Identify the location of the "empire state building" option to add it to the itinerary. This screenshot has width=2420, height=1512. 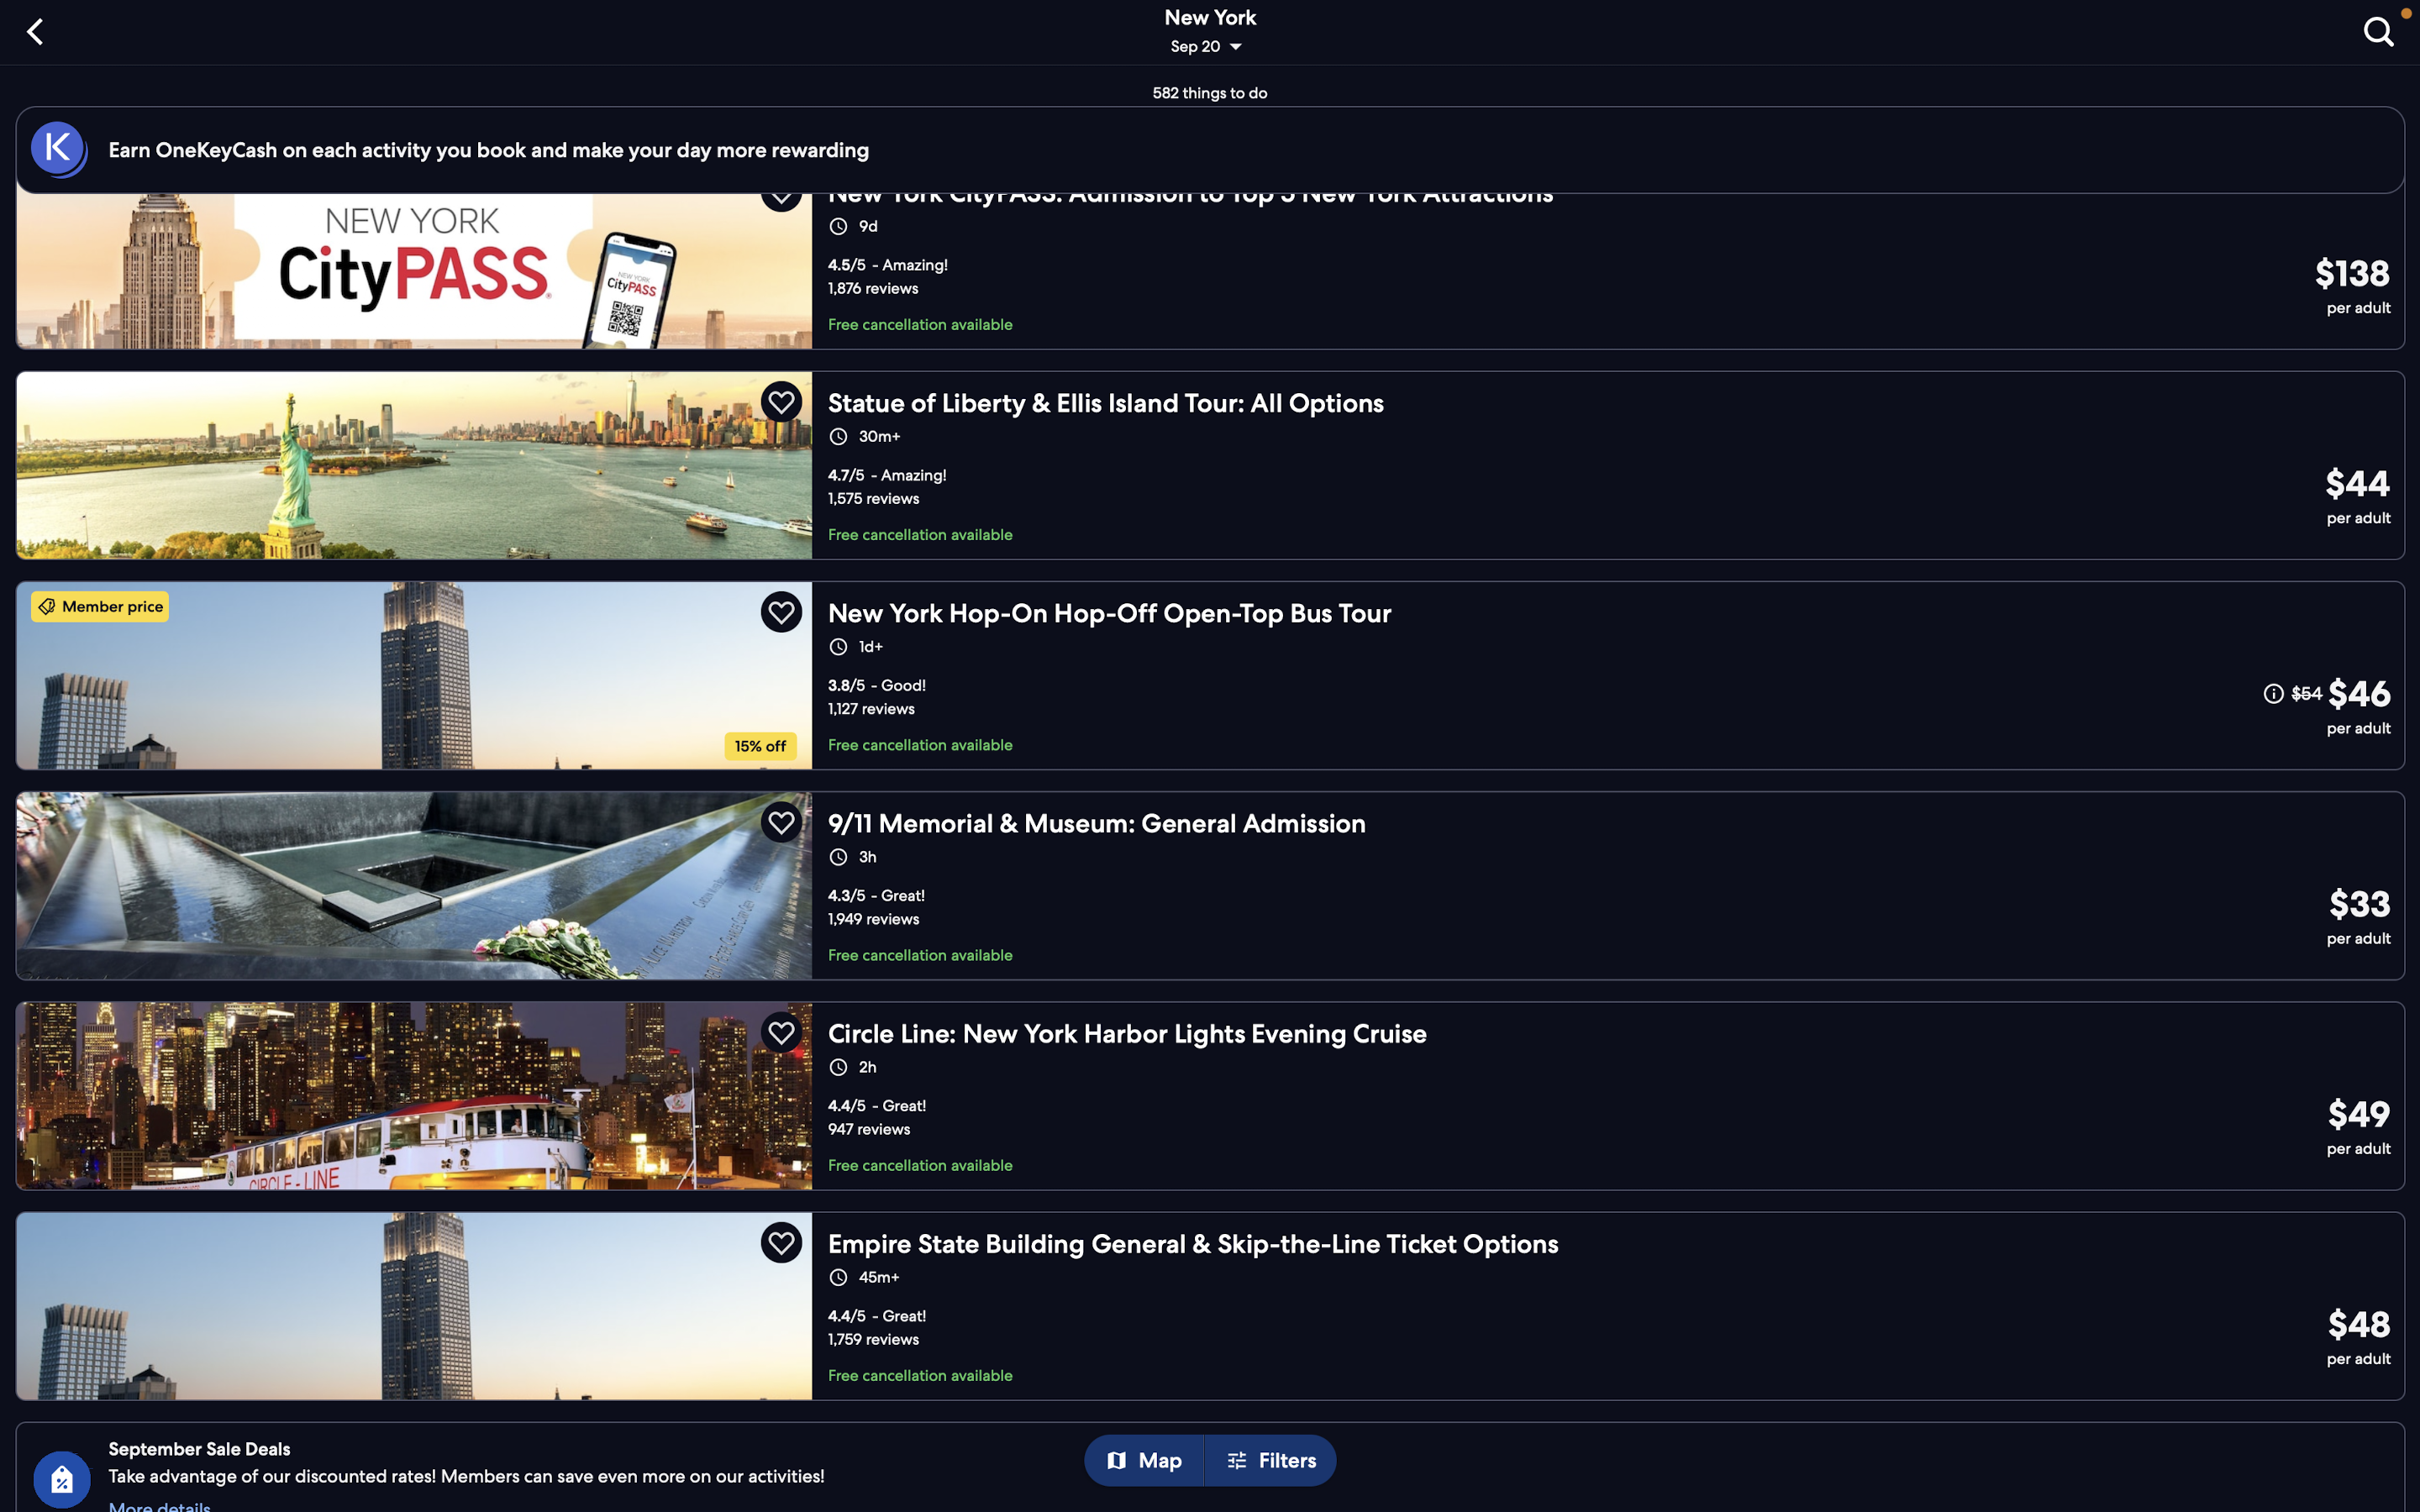
(1217, 1300).